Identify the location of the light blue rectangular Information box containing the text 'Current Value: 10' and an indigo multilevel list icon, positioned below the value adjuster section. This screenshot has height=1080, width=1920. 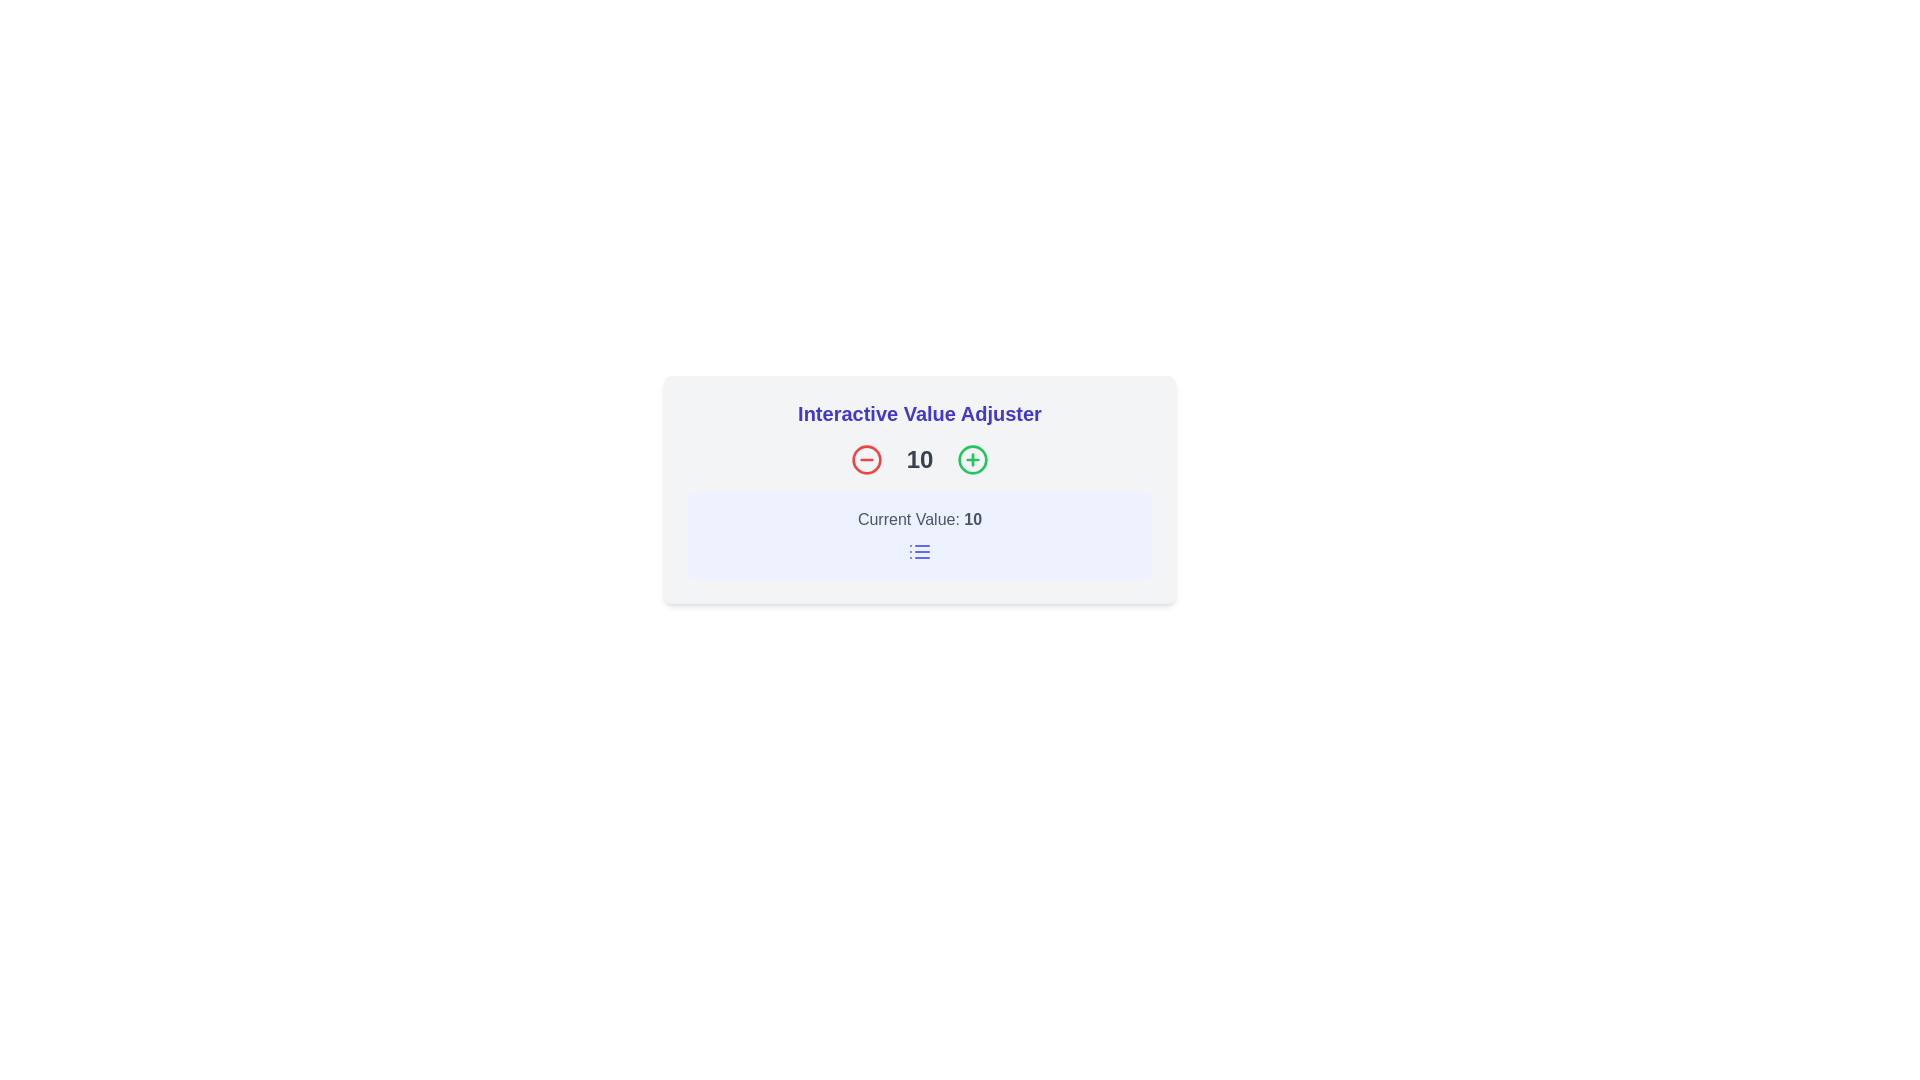
(919, 535).